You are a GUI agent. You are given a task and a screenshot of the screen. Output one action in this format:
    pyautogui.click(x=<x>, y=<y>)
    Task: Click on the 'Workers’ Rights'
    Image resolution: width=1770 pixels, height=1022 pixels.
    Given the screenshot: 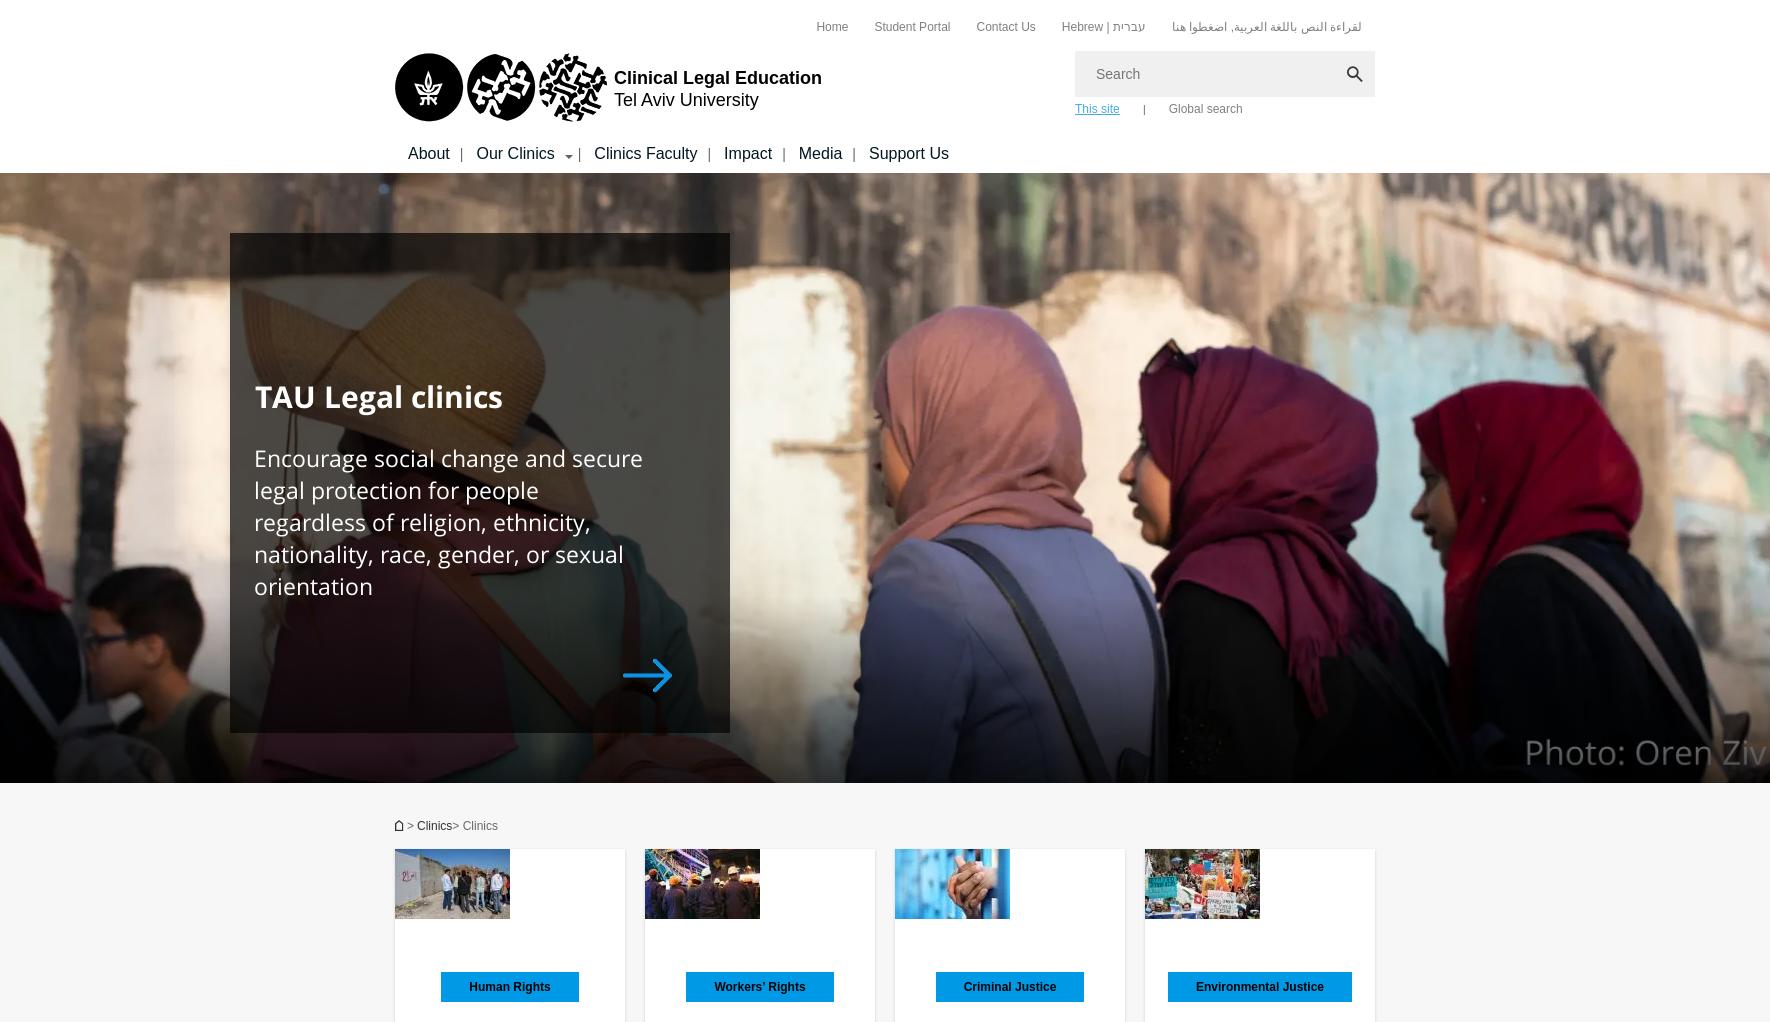 What is the action you would take?
    pyautogui.click(x=759, y=987)
    